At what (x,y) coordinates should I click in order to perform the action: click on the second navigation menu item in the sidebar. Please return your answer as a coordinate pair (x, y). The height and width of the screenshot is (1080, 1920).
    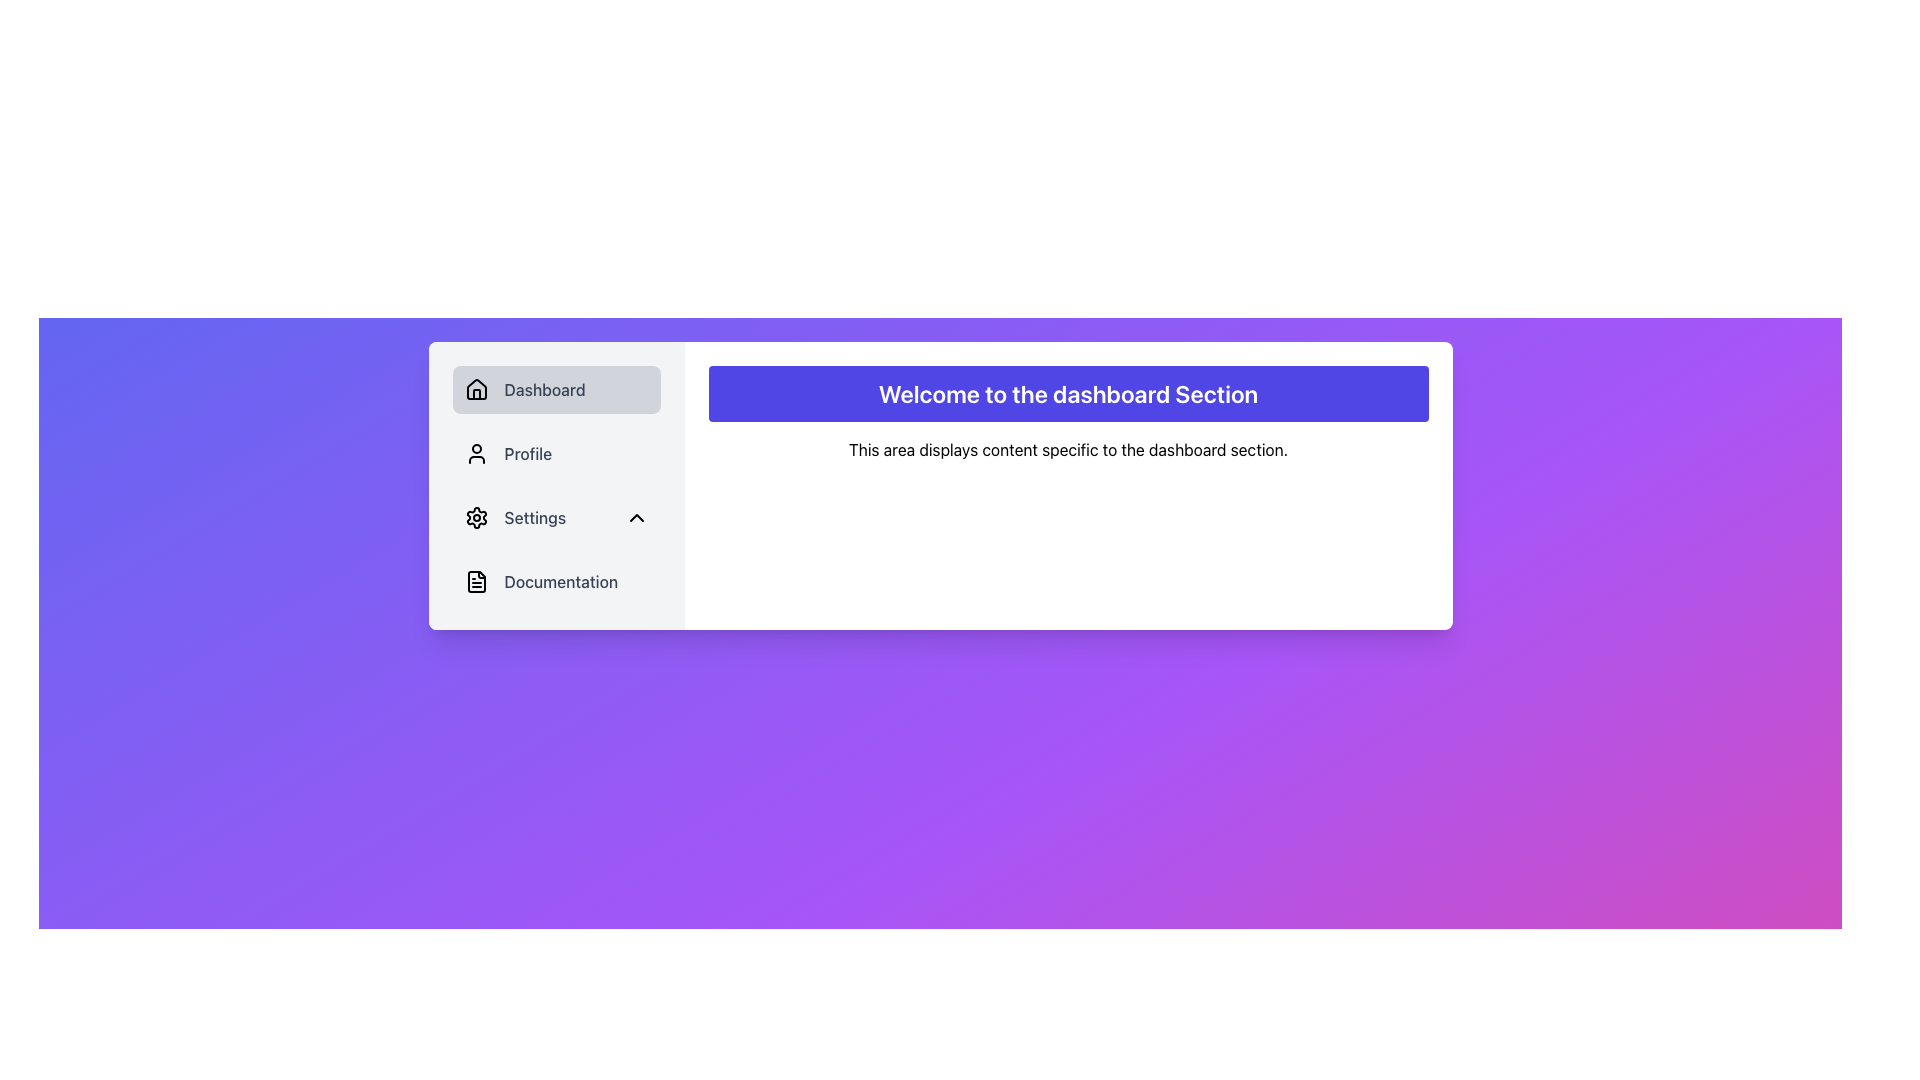
    Looking at the image, I should click on (556, 454).